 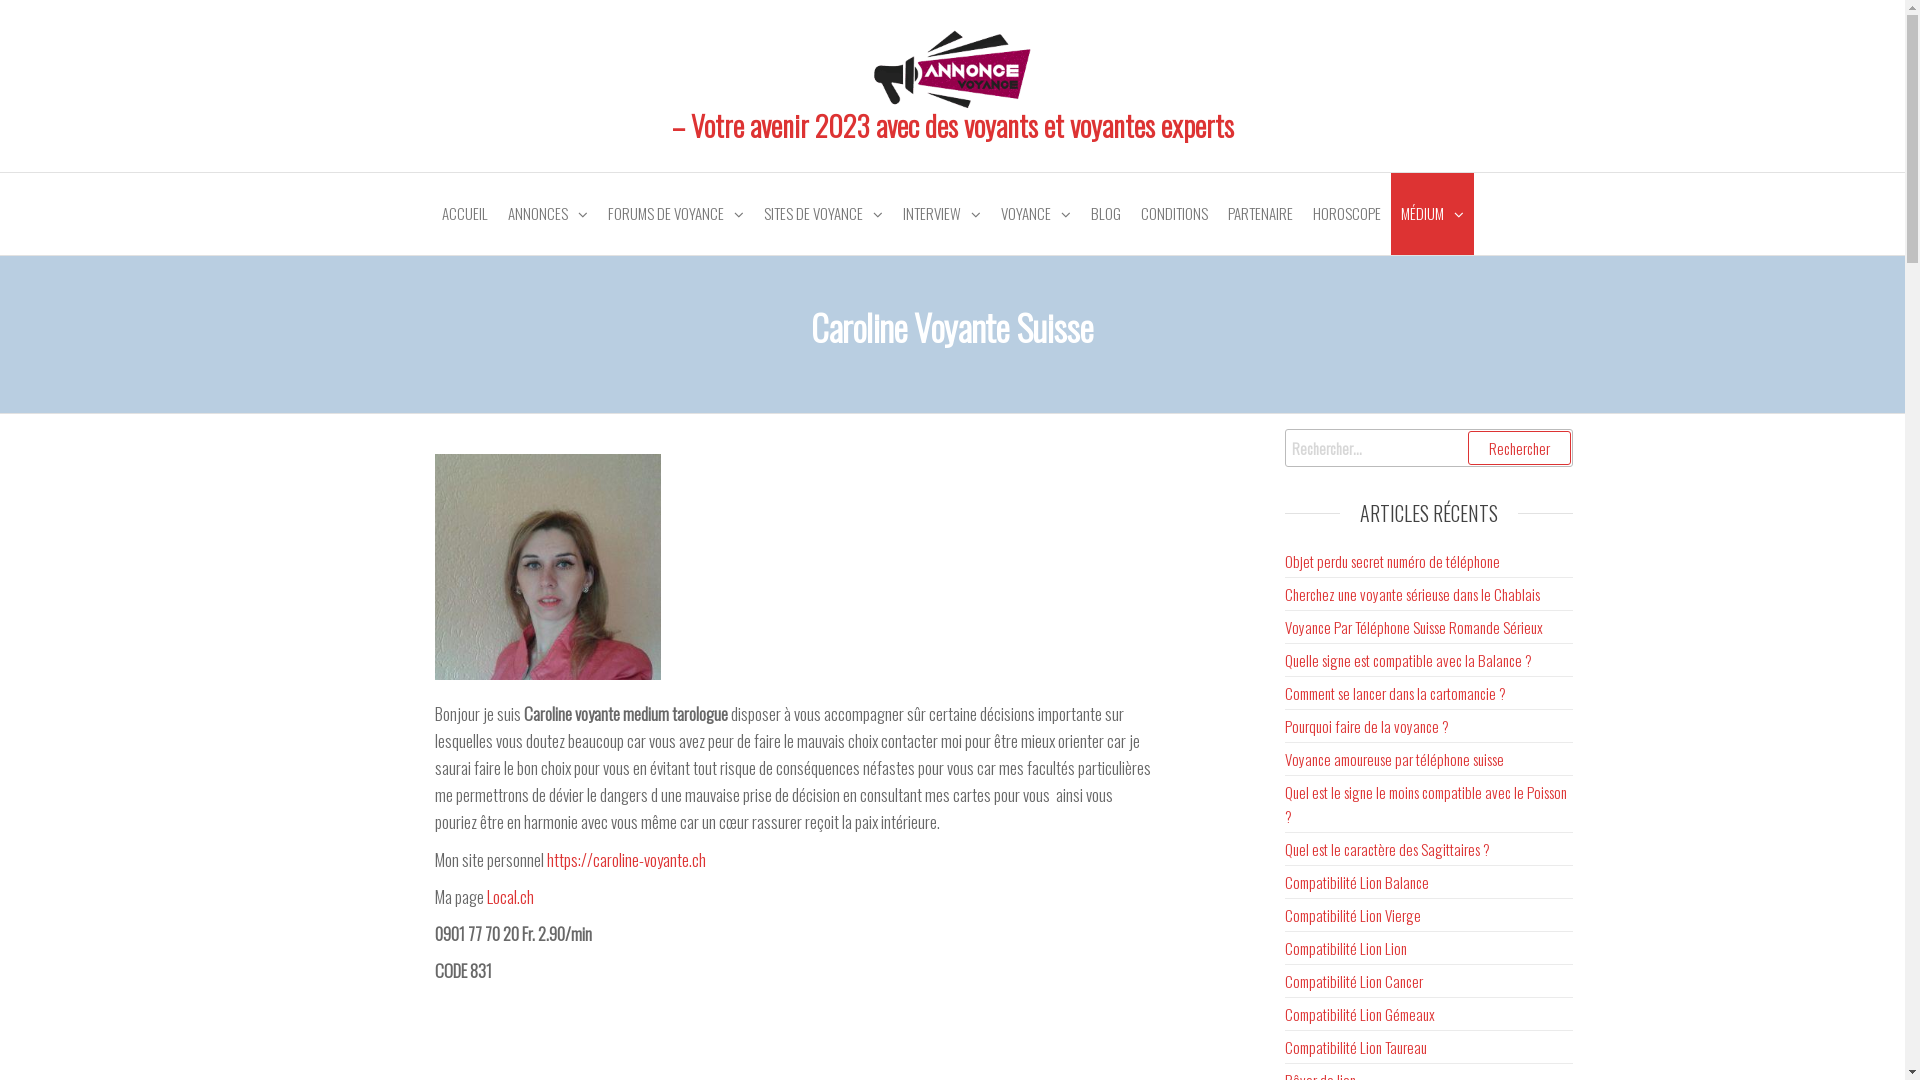 I want to click on 'CONDITIONS', so click(x=1129, y=212).